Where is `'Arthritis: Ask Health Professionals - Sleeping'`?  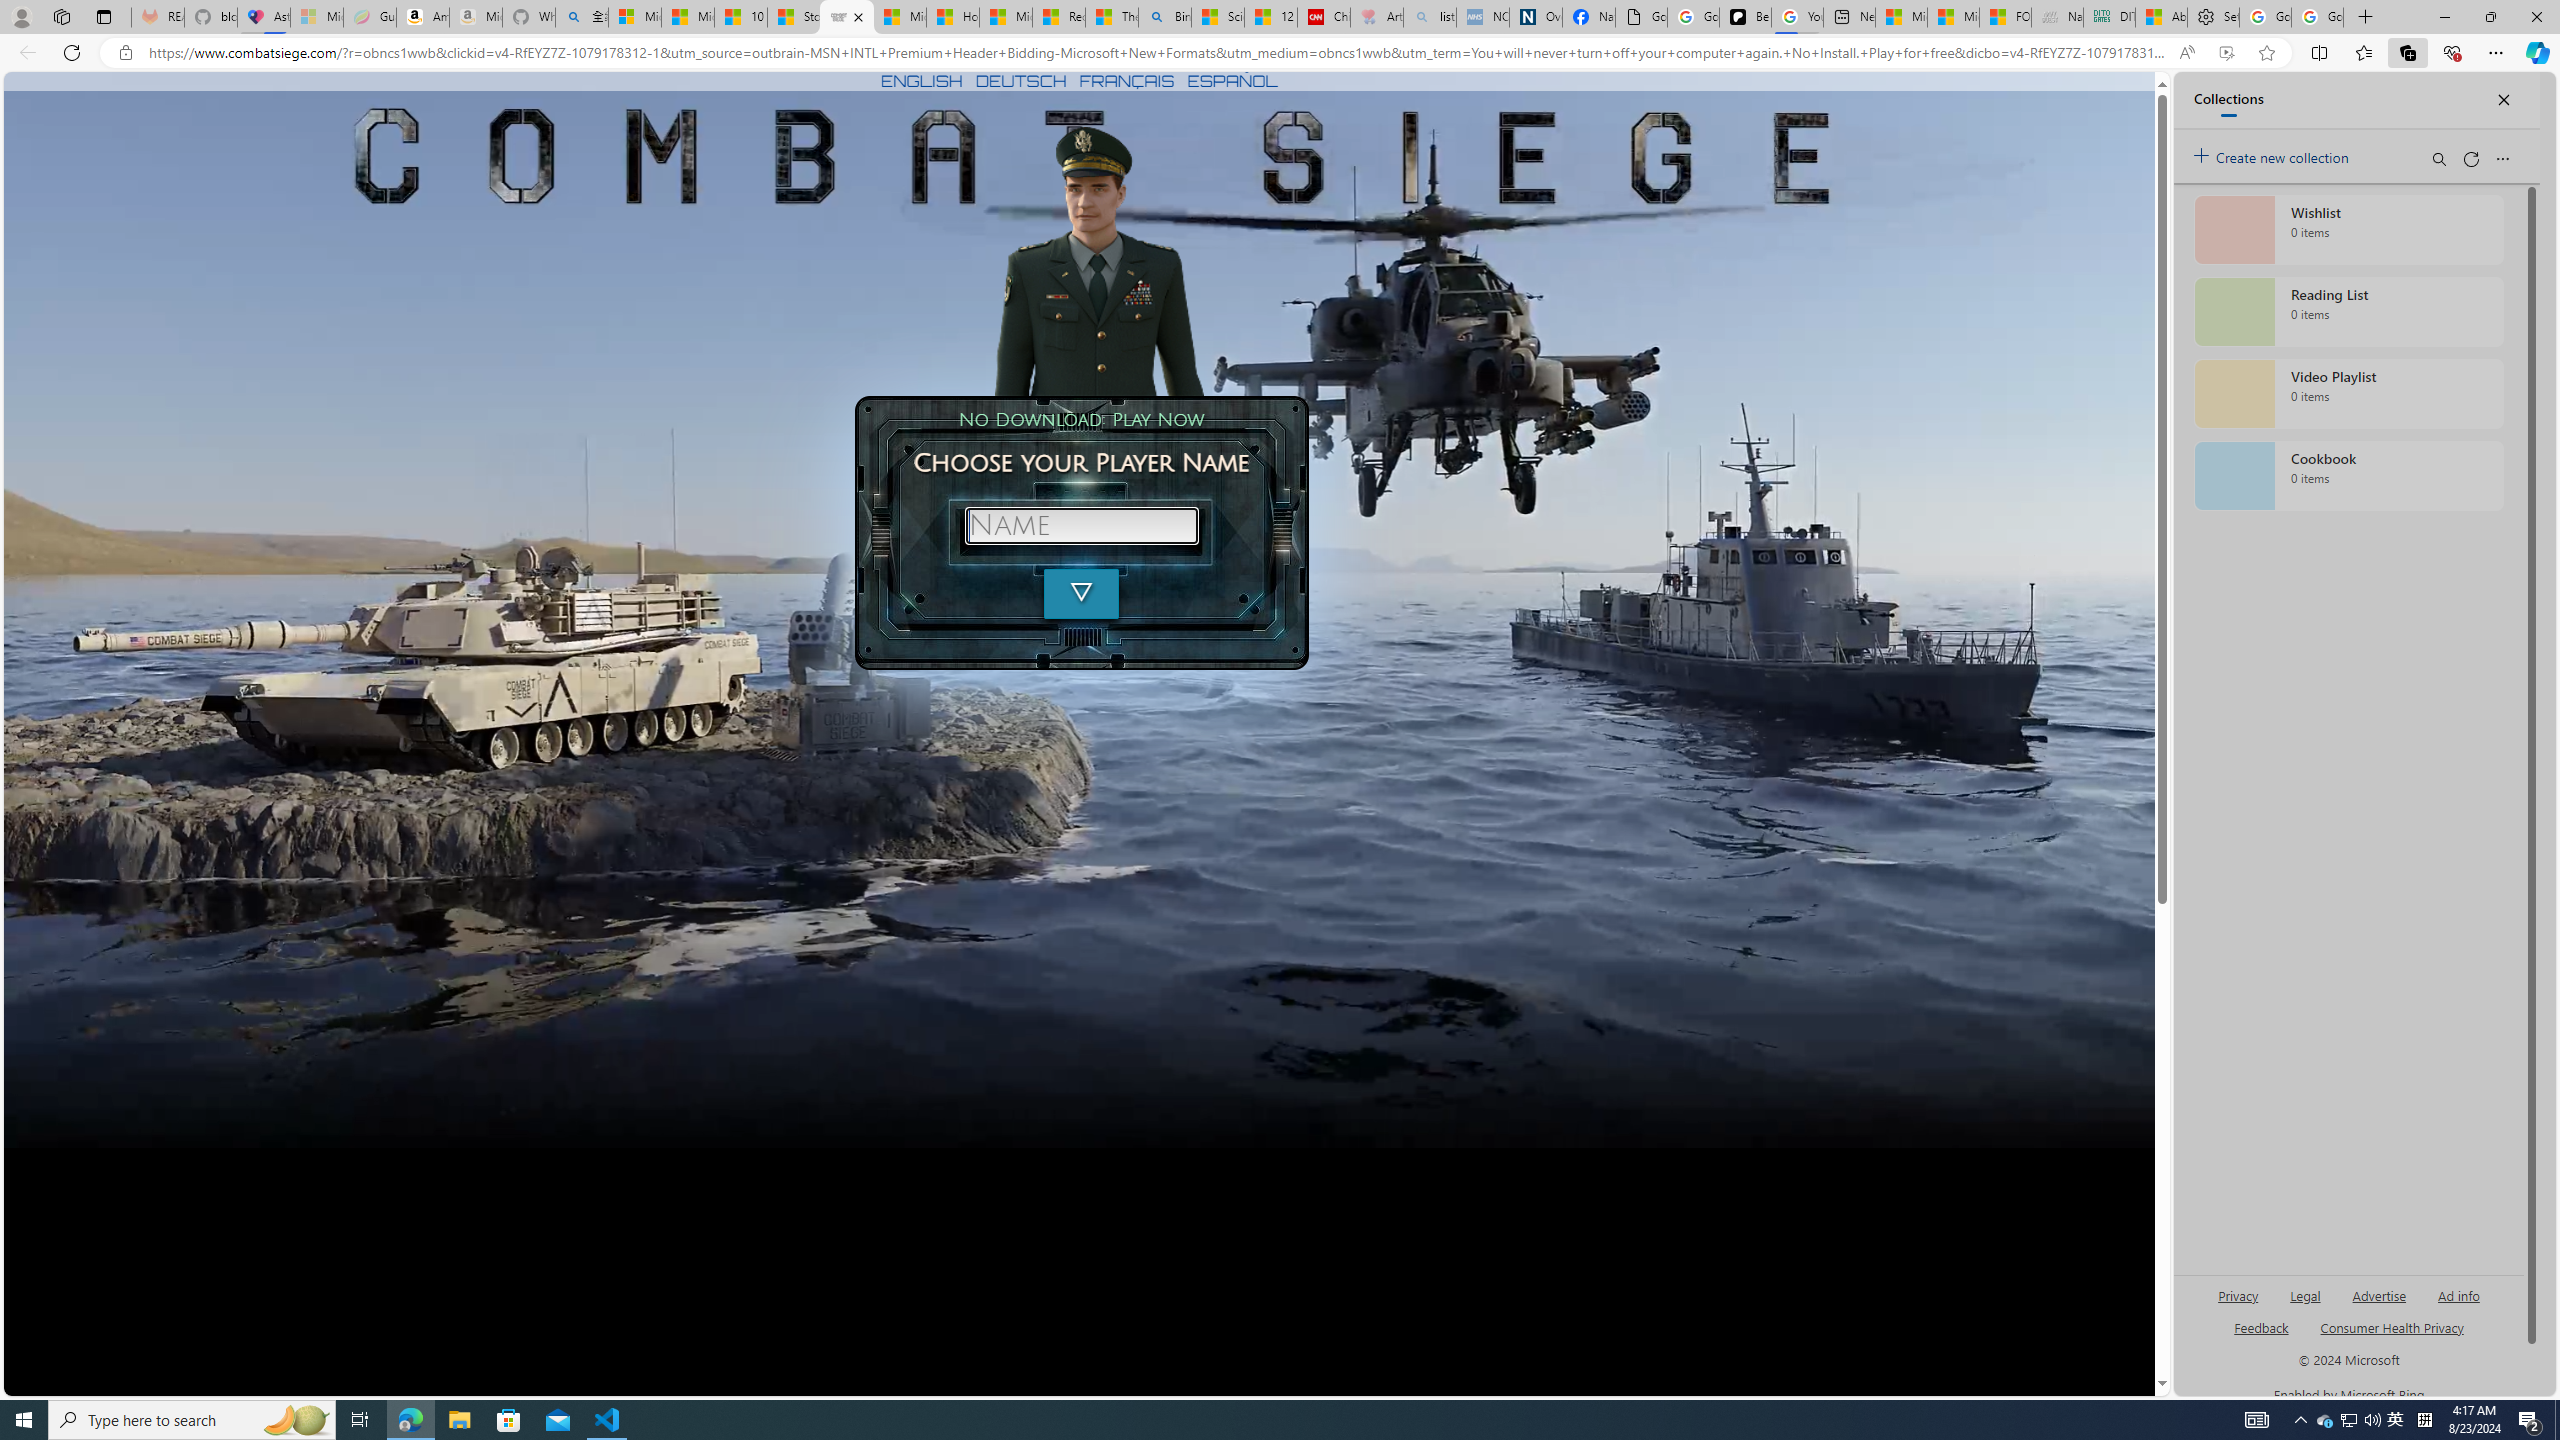
'Arthritis: Ask Health Professionals - Sleeping' is located at coordinates (1377, 16).